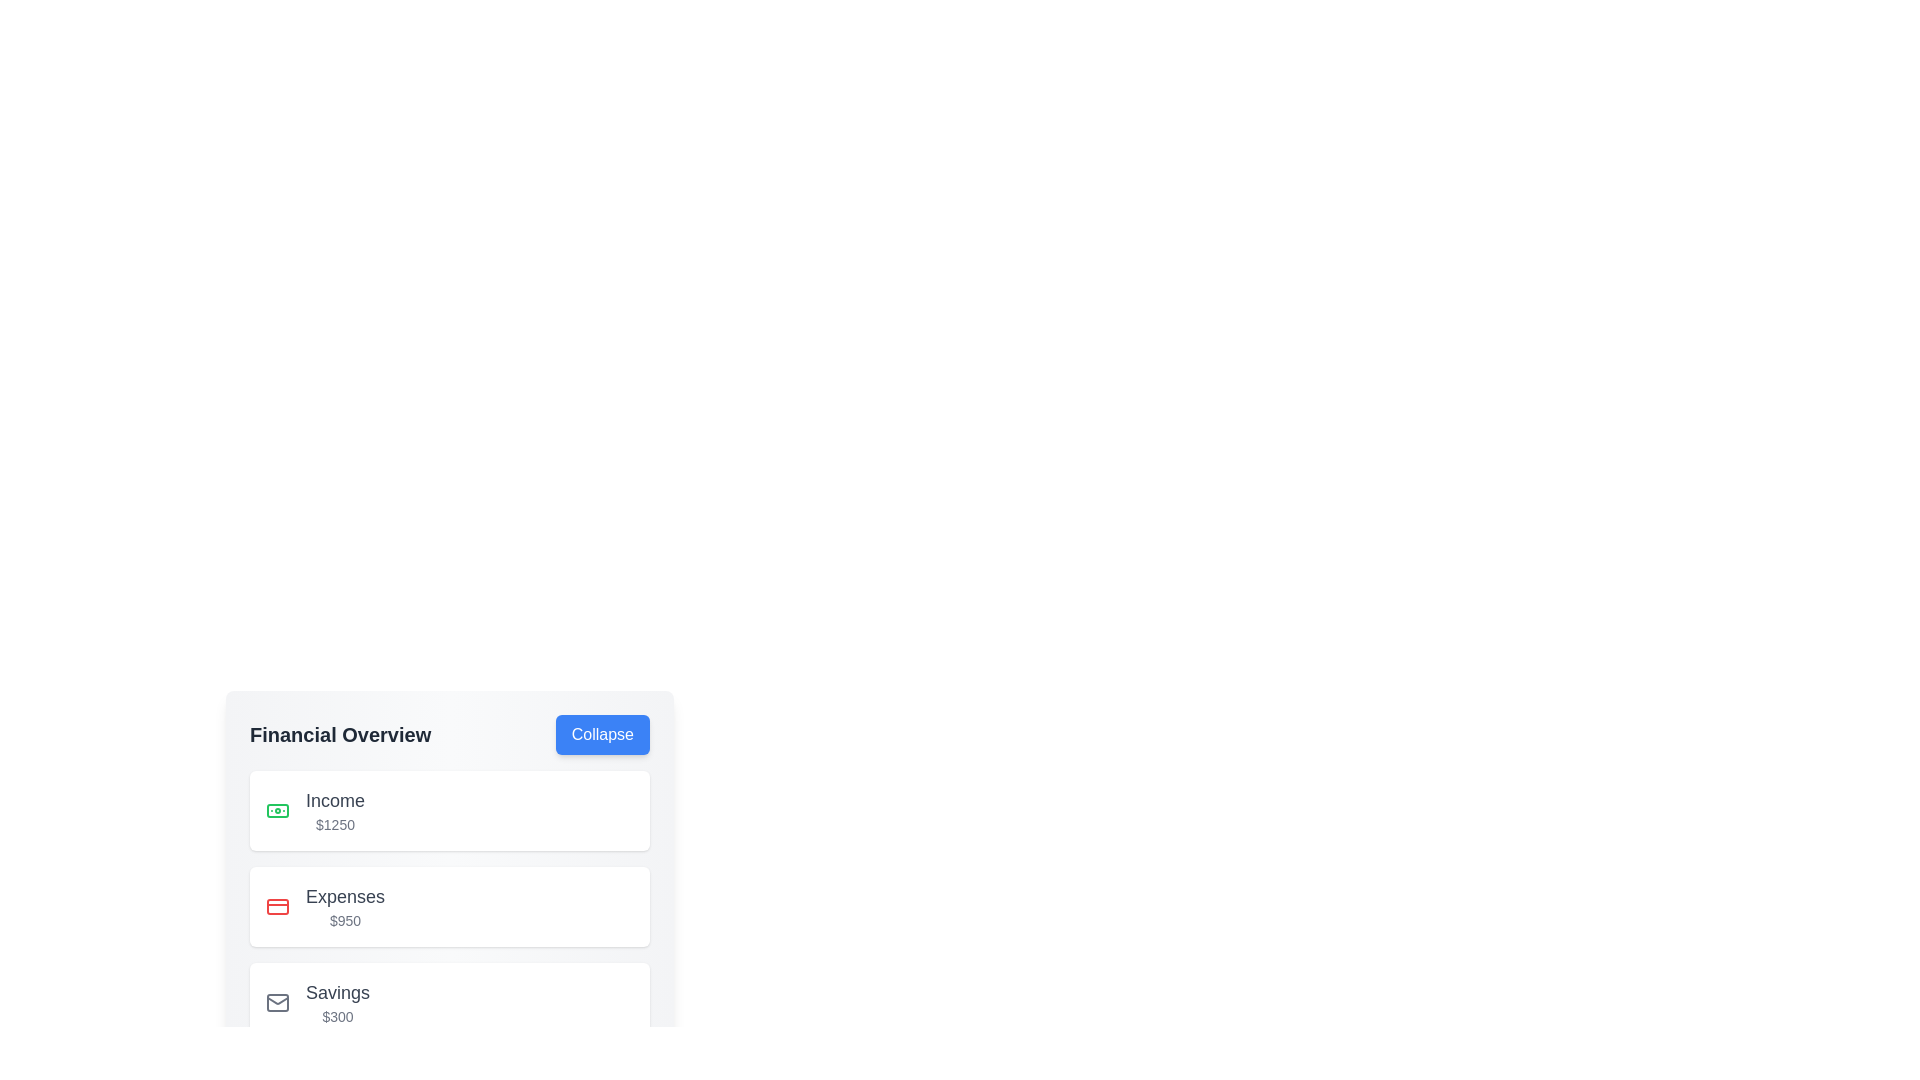  I want to click on the text display component that shows 'Income' in bold and '$1250' in a smaller font, located centrally aligned to the right of a green banknote icon, so click(335, 810).